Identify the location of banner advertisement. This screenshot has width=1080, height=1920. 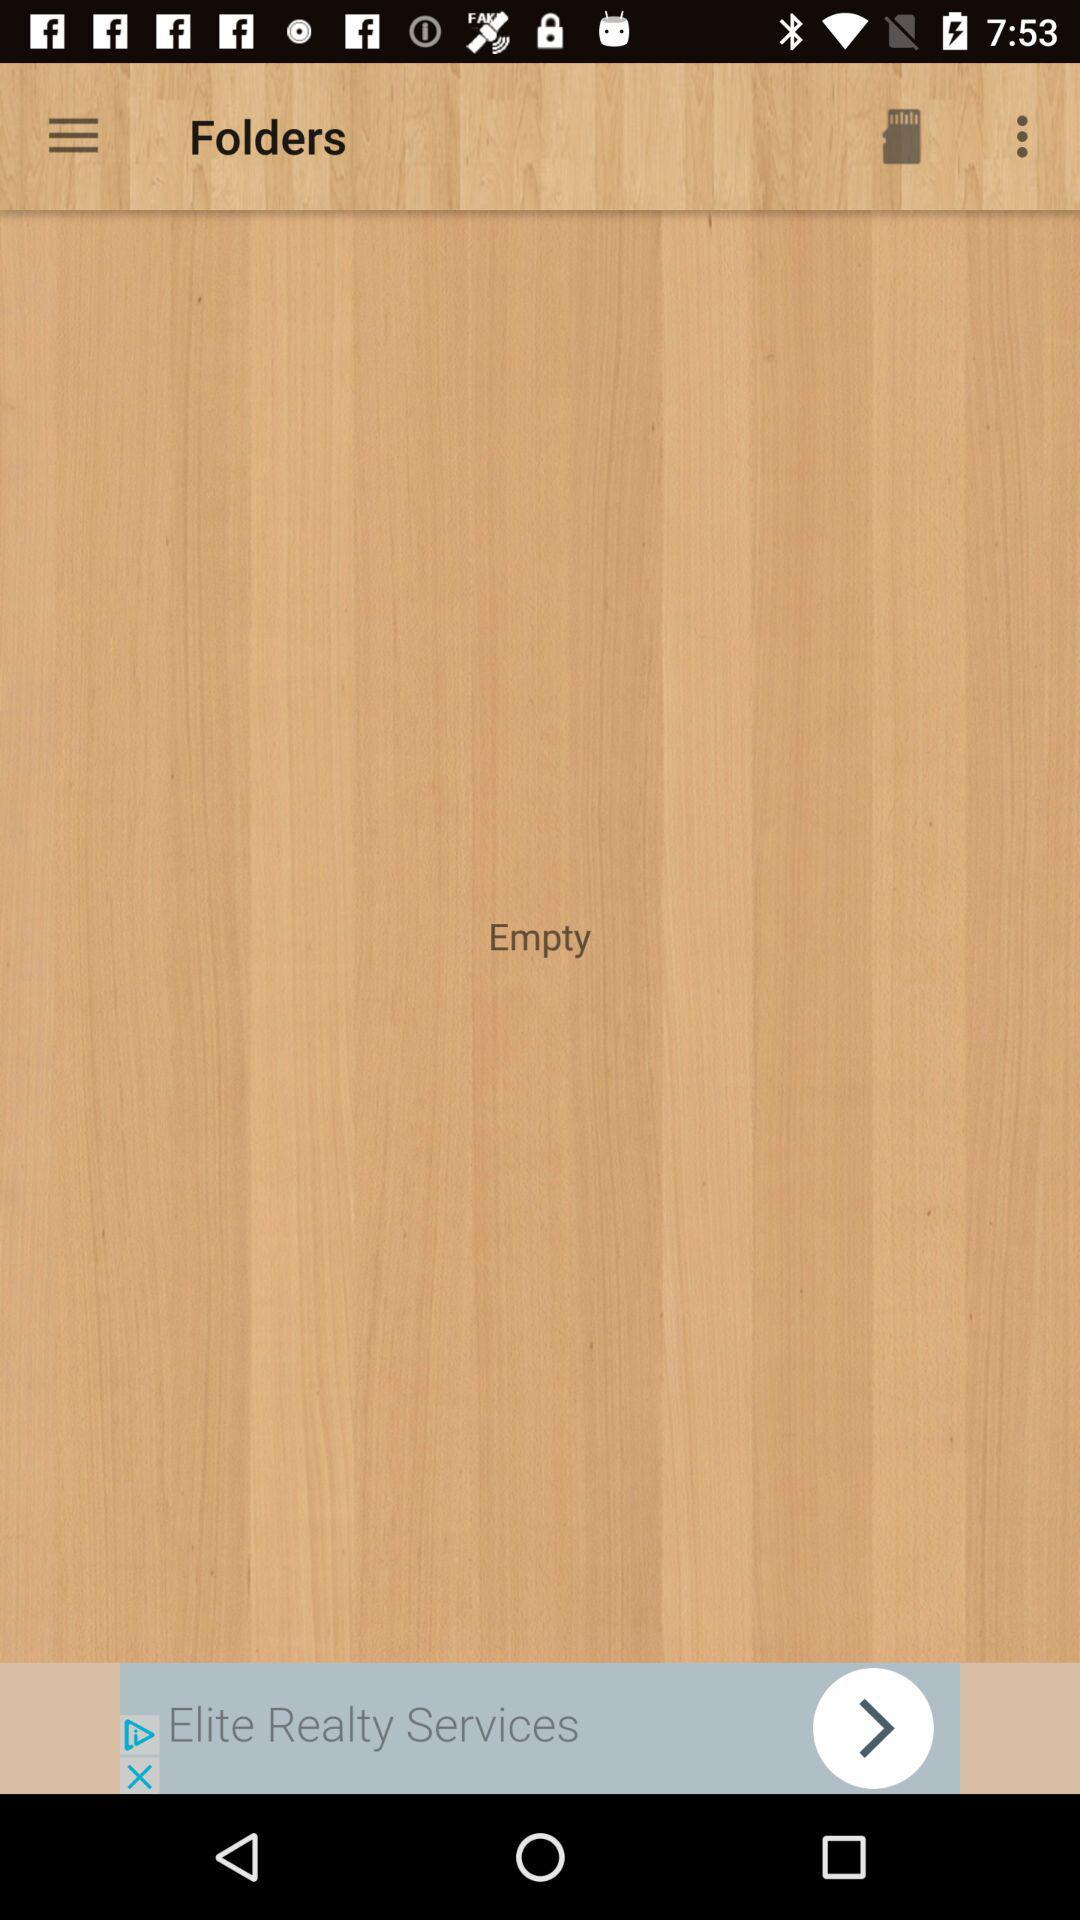
(540, 1727).